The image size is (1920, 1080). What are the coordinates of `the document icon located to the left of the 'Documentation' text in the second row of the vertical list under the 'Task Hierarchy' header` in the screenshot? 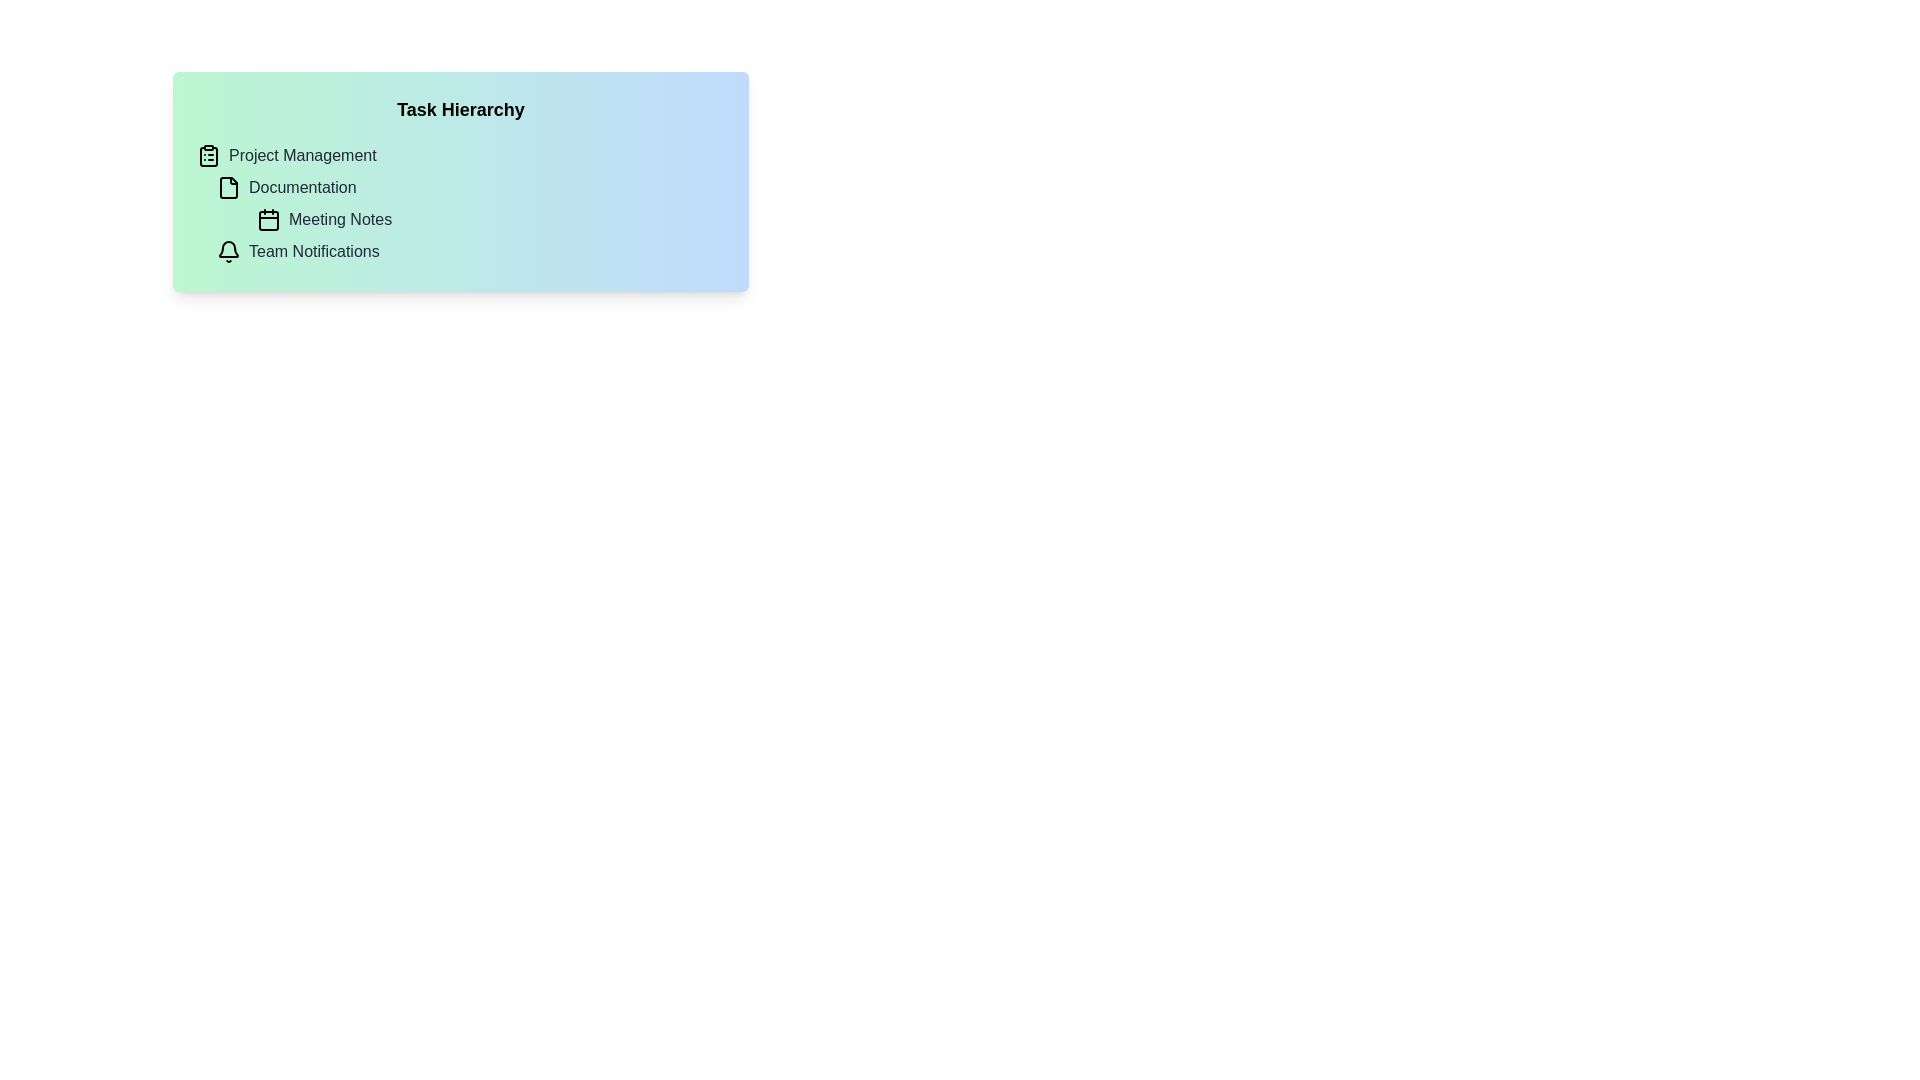 It's located at (229, 188).